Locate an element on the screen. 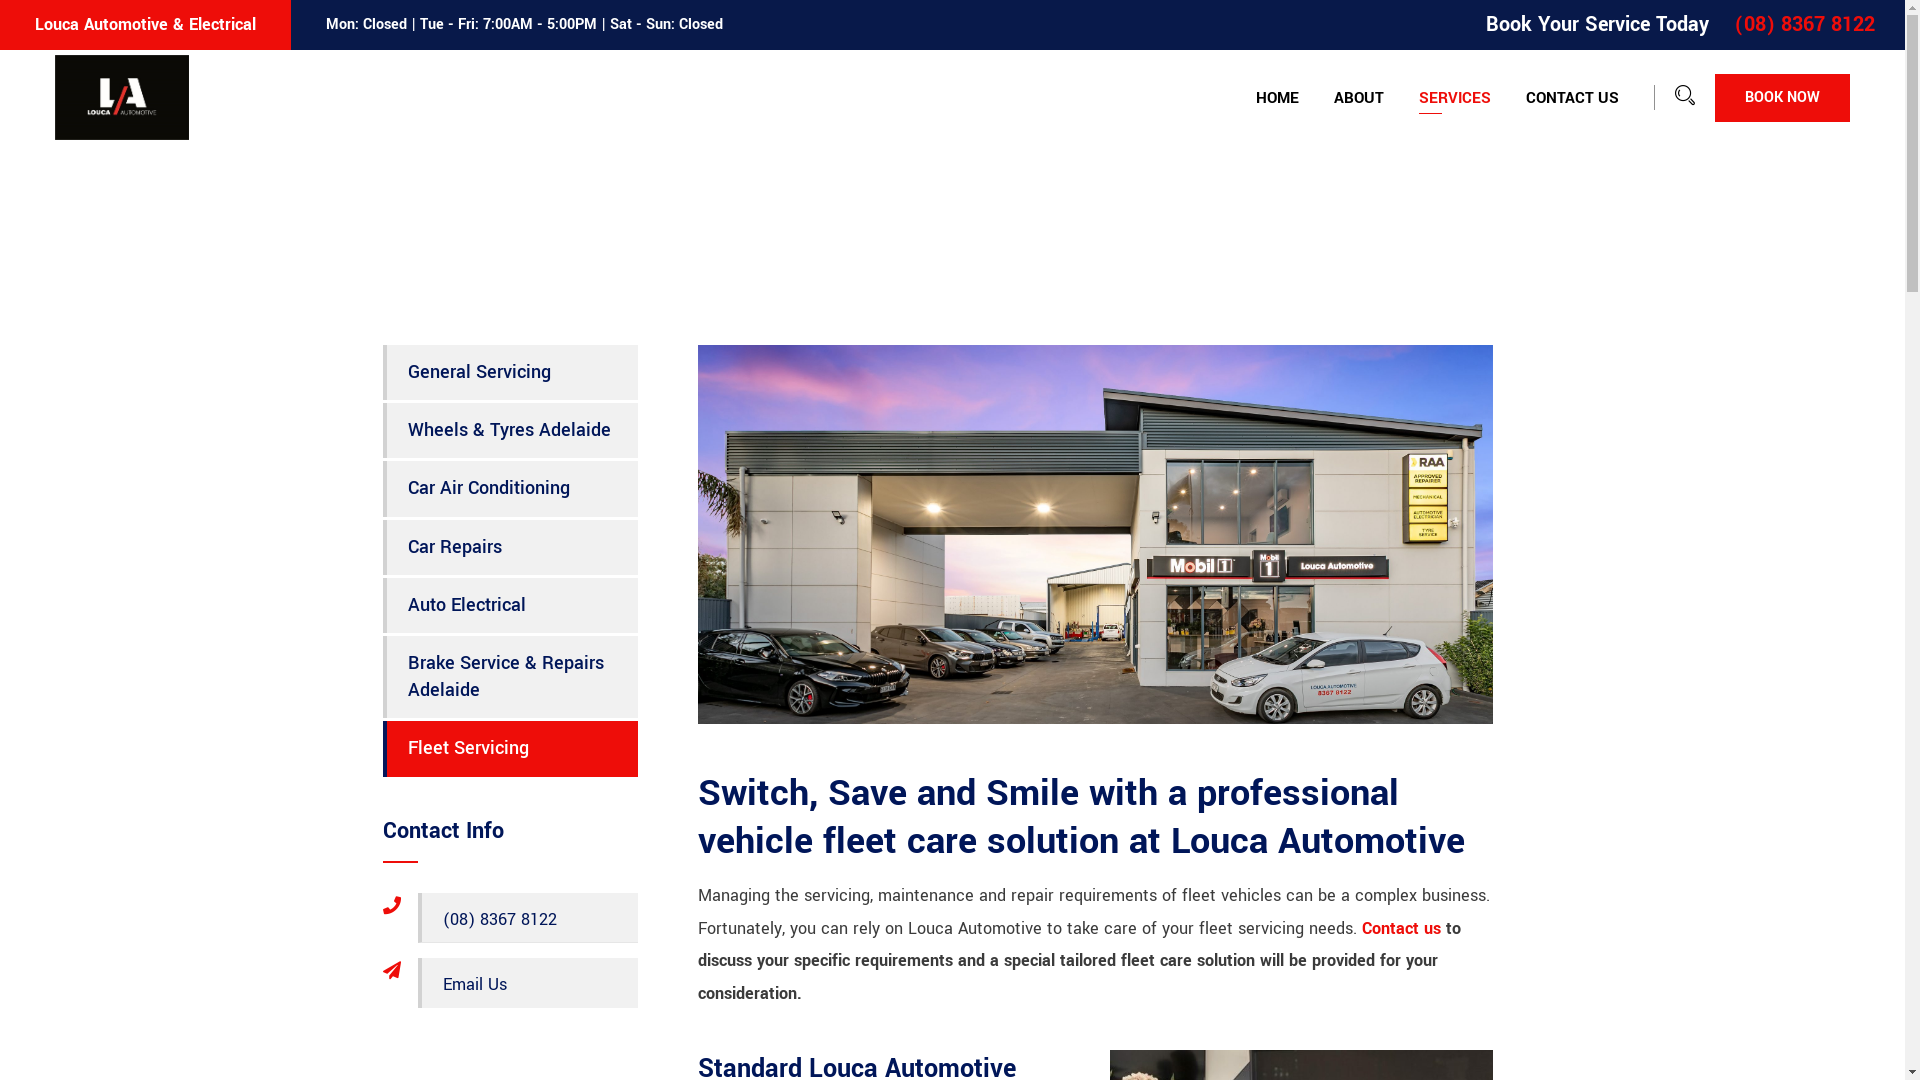  'Wheels & Tyres Adelaide' is located at coordinates (509, 429).